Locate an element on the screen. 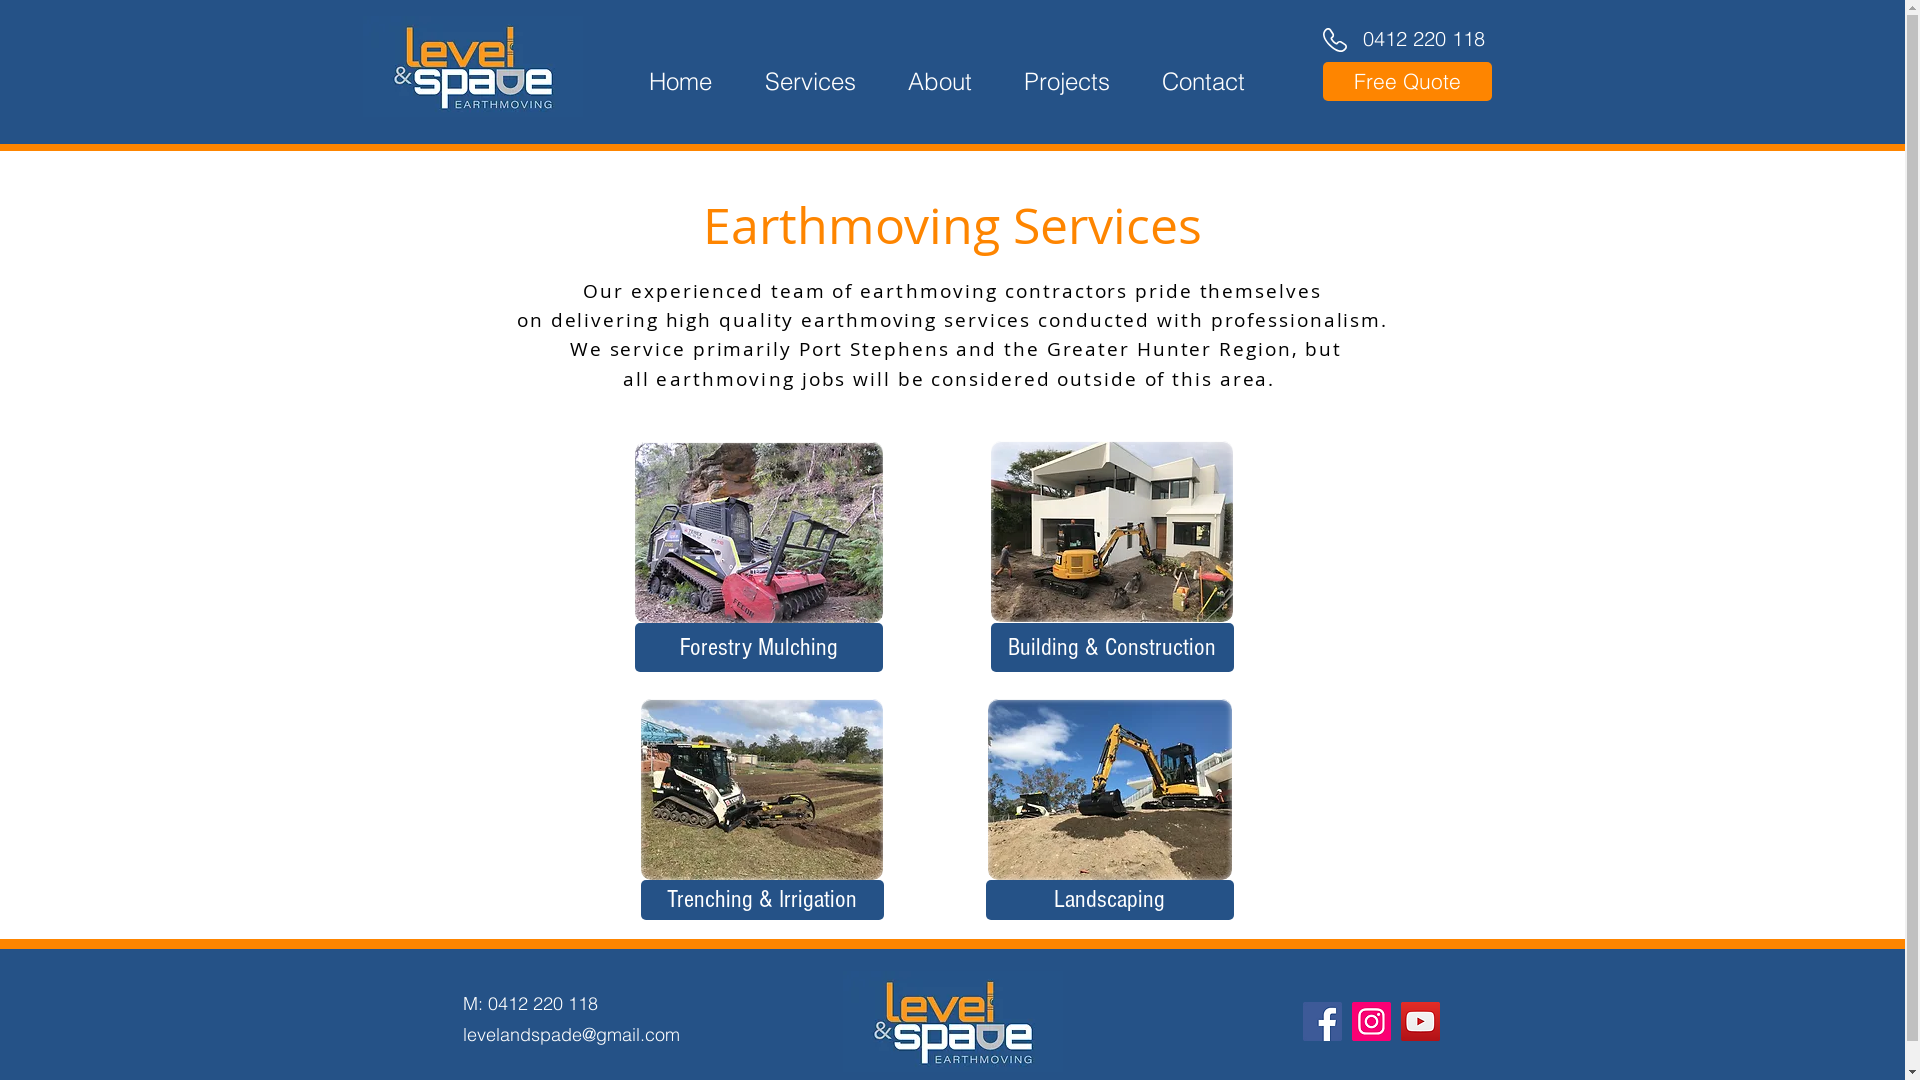  'Home' is located at coordinates (681, 80).